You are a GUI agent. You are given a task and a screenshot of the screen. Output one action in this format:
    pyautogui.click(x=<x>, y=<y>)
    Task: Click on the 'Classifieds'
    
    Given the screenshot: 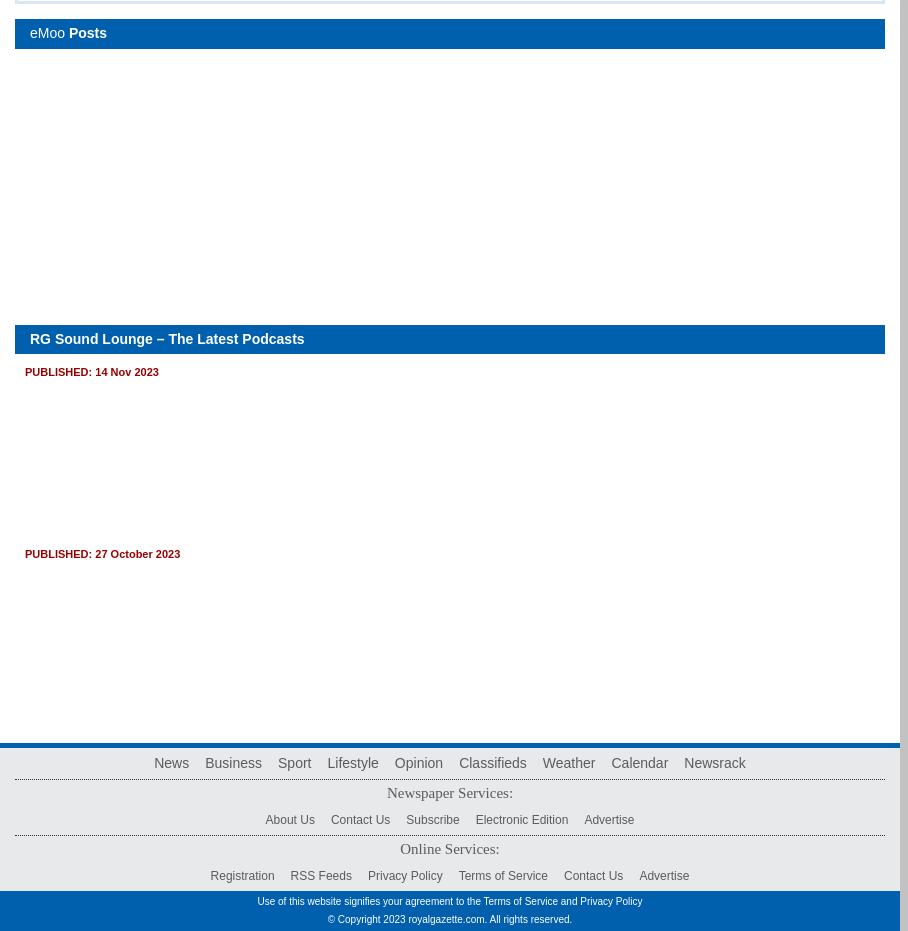 What is the action you would take?
    pyautogui.click(x=491, y=762)
    